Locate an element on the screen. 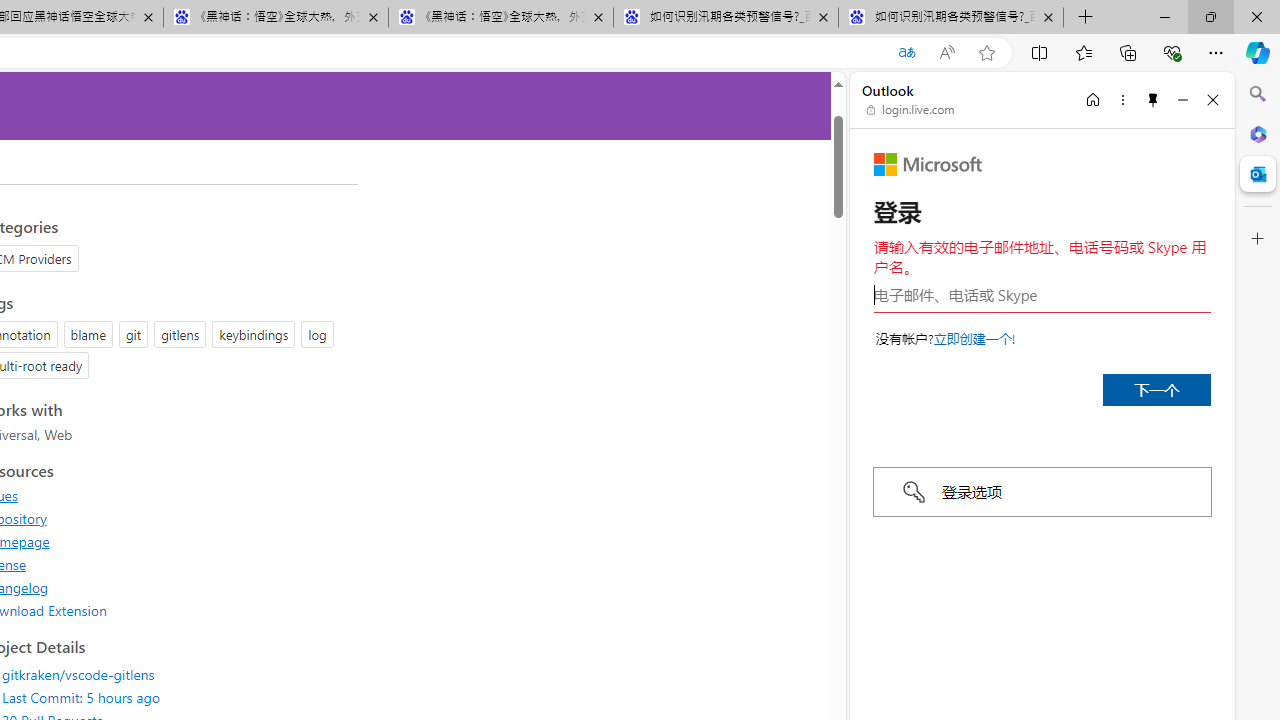 The width and height of the screenshot is (1280, 720). 'login.live.com' is located at coordinates (910, 110).